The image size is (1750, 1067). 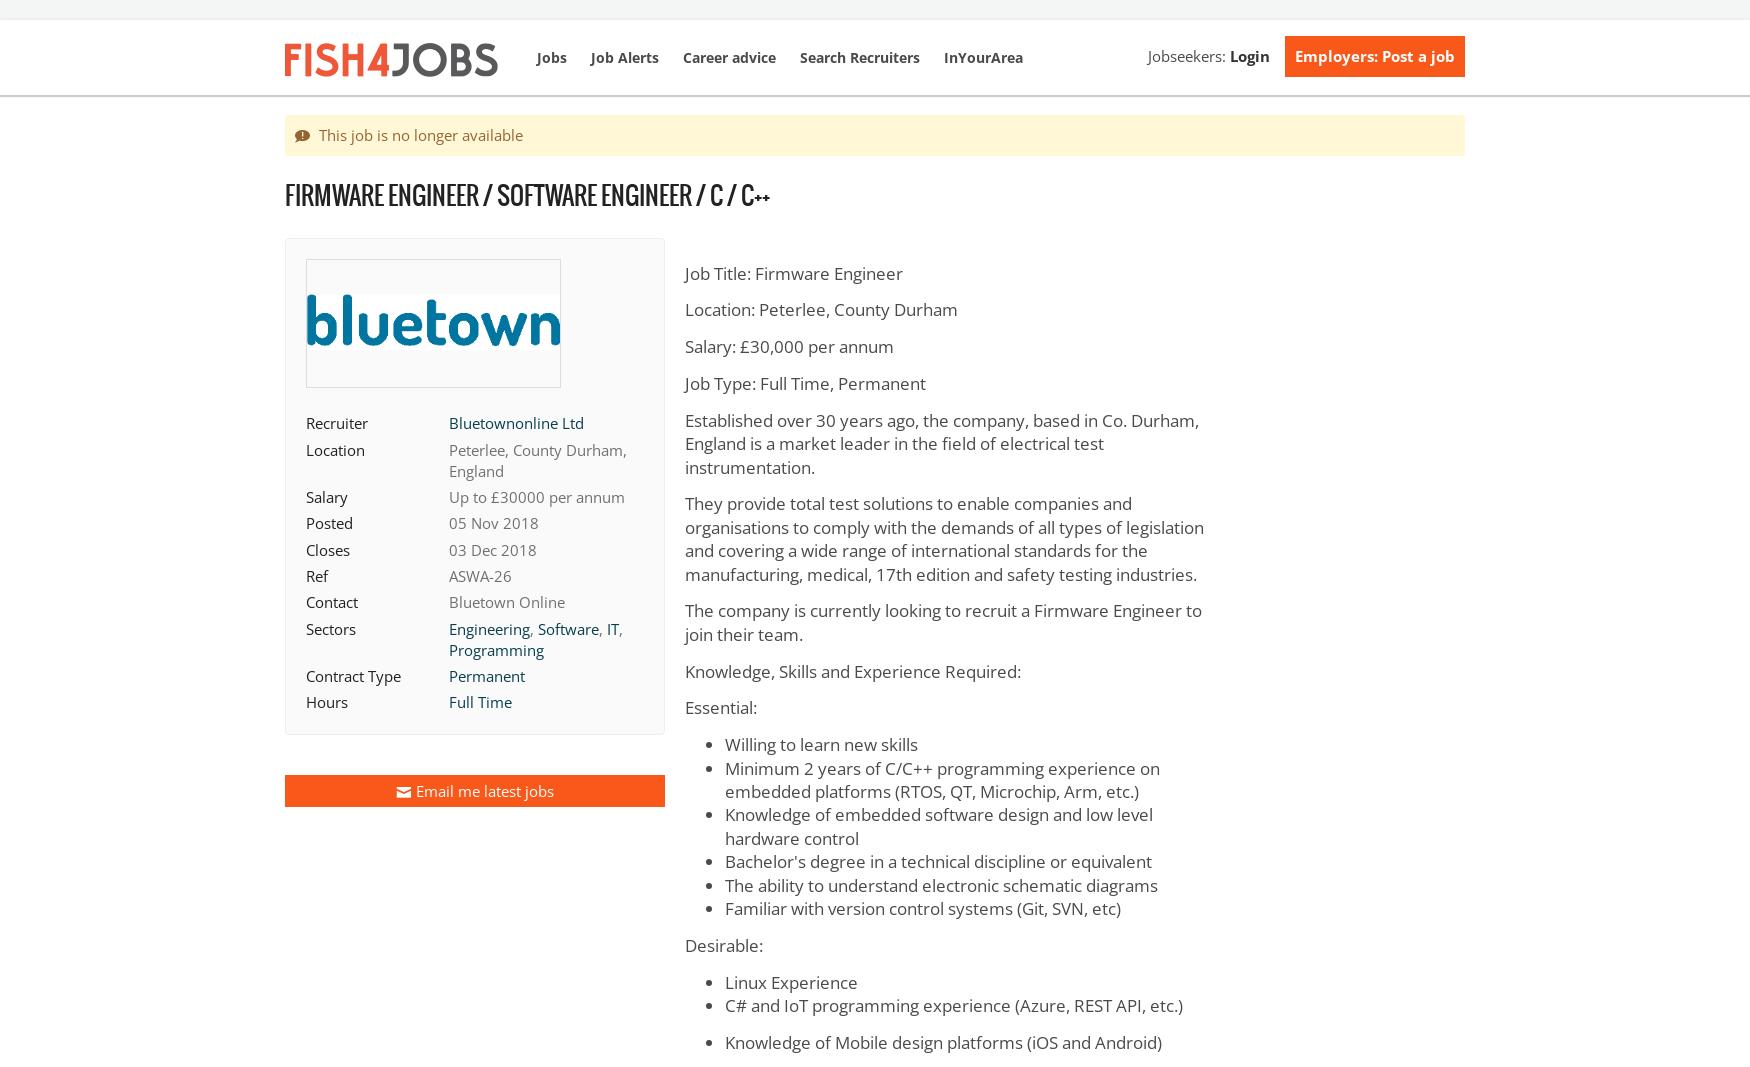 What do you see at coordinates (941, 778) in the screenshot?
I see `'Minimum 2 years of C/C++ programming experience on embedded platforms (RTOS, QT, Microchip, Arm, etc.)'` at bounding box center [941, 778].